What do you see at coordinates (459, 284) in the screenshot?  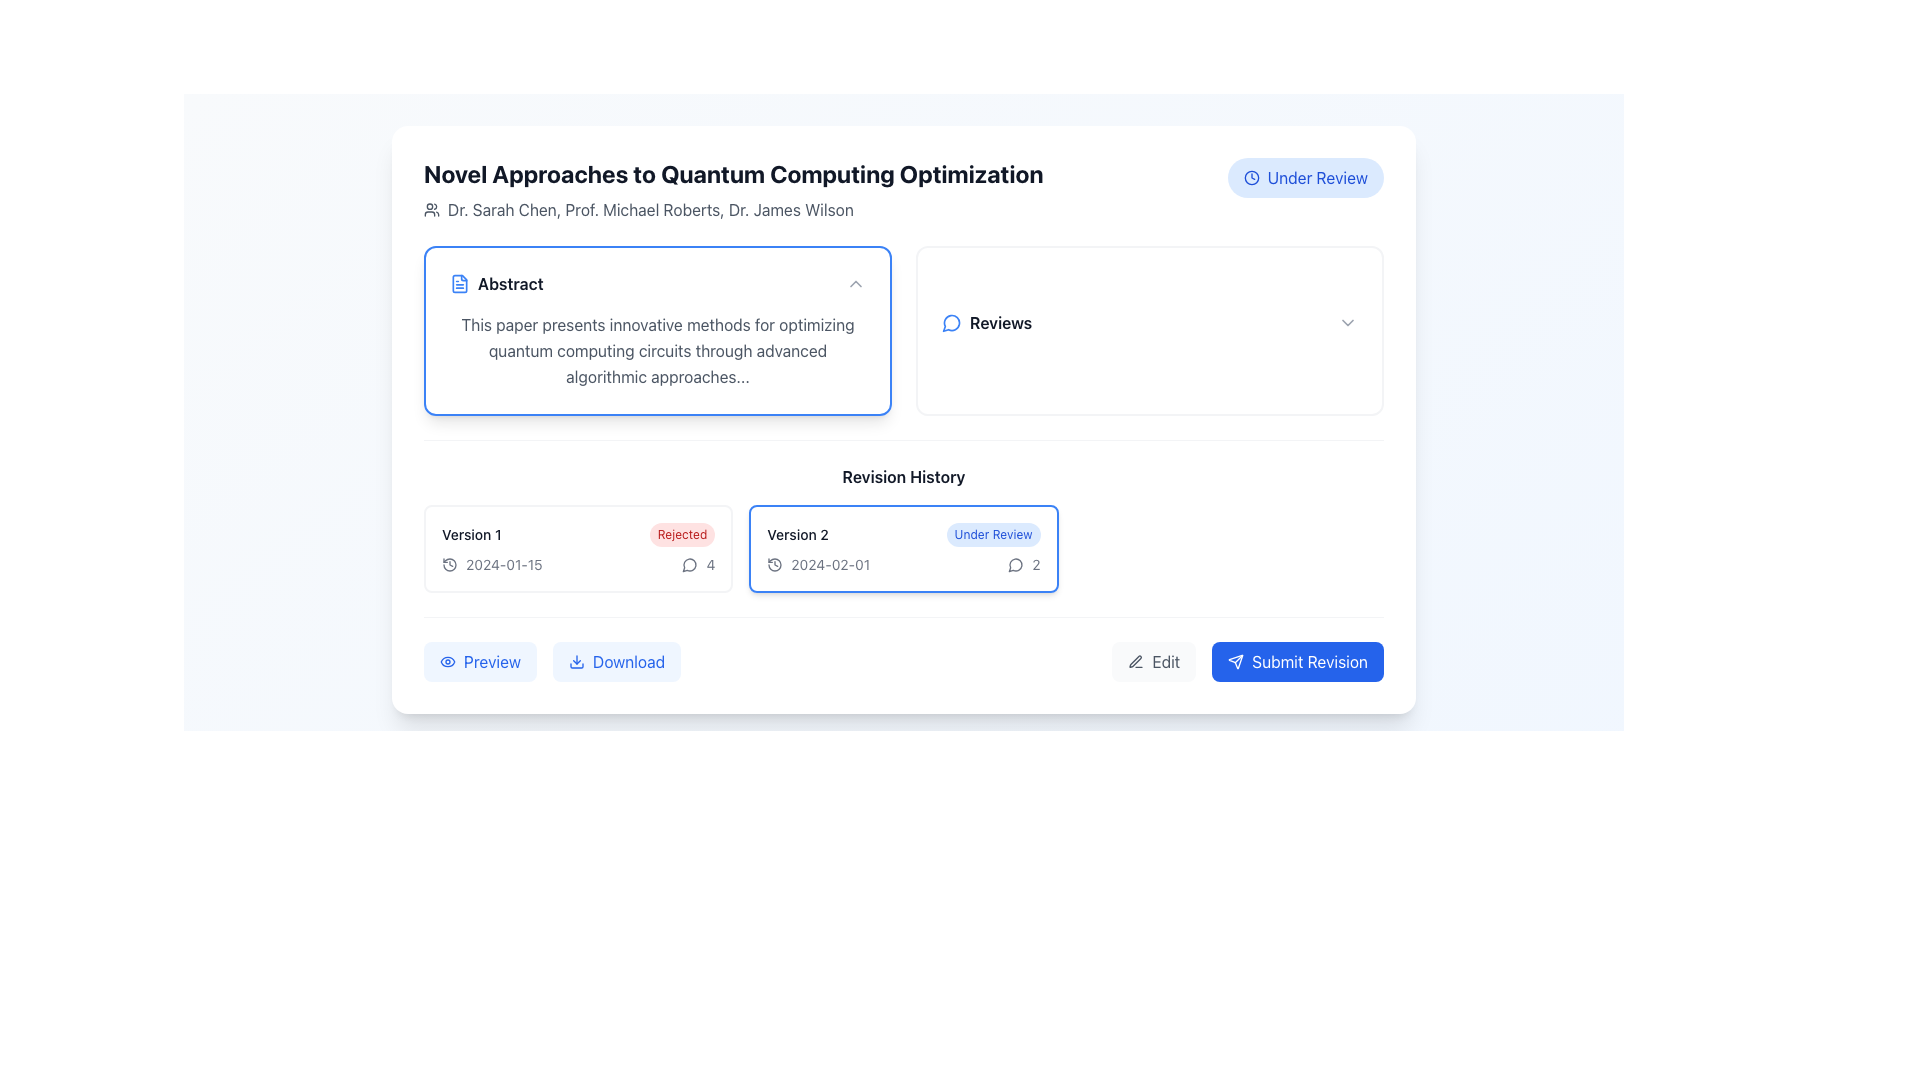 I see `the blue document icon located to the left of the 'Abstract' text near the top center of the interface` at bounding box center [459, 284].